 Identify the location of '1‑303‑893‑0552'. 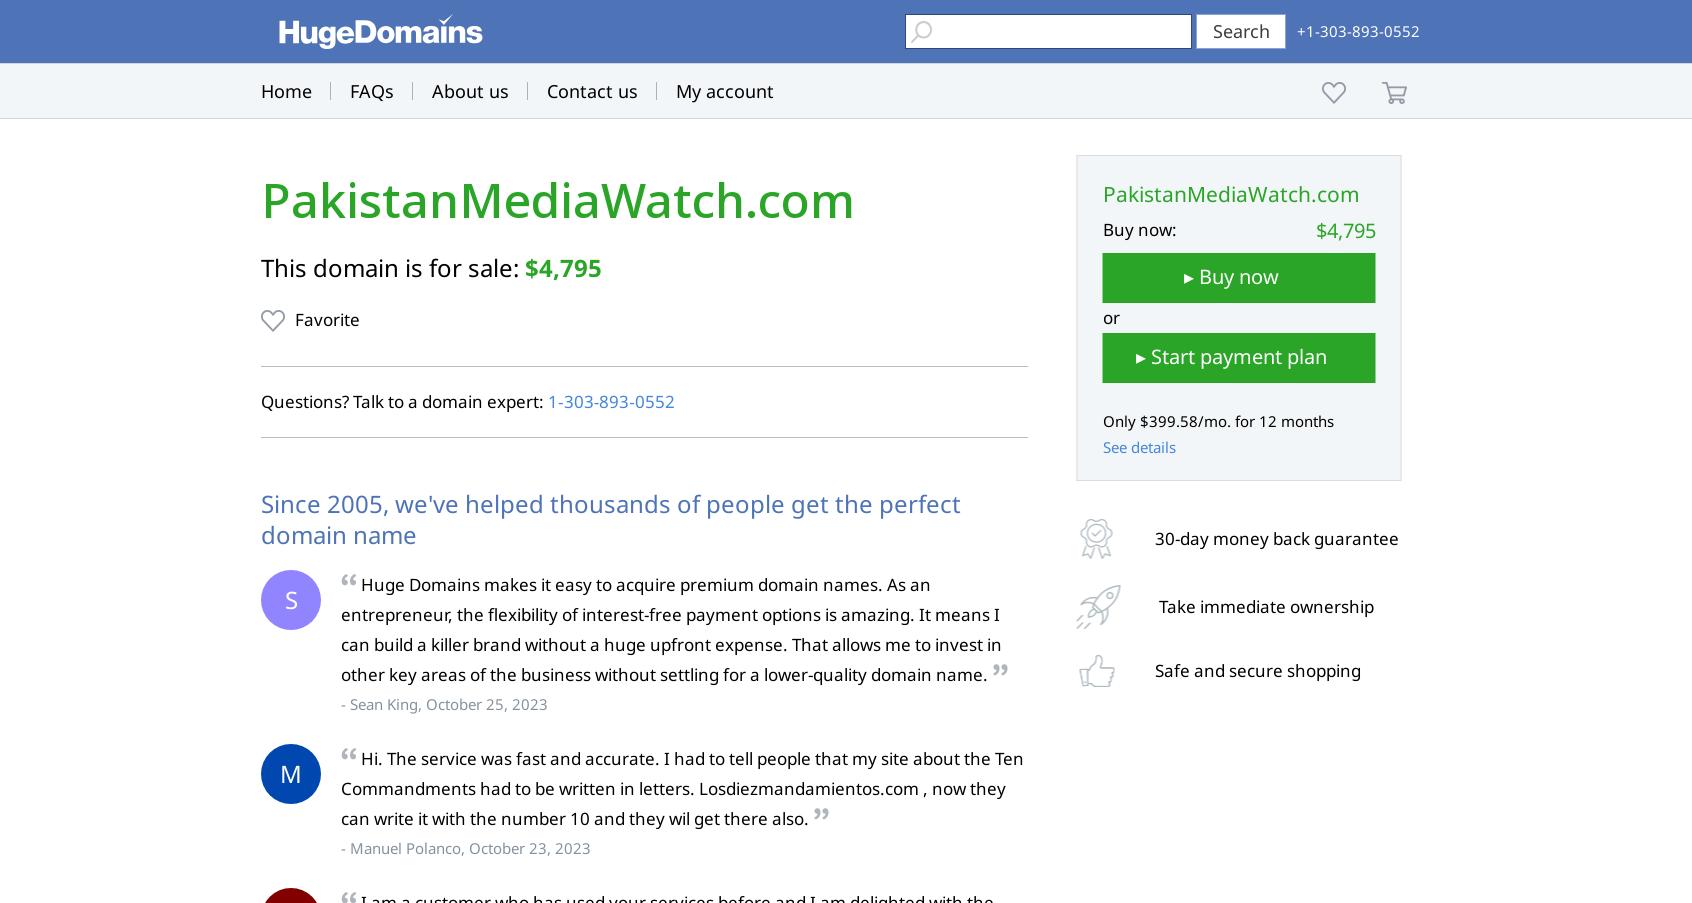
(548, 400).